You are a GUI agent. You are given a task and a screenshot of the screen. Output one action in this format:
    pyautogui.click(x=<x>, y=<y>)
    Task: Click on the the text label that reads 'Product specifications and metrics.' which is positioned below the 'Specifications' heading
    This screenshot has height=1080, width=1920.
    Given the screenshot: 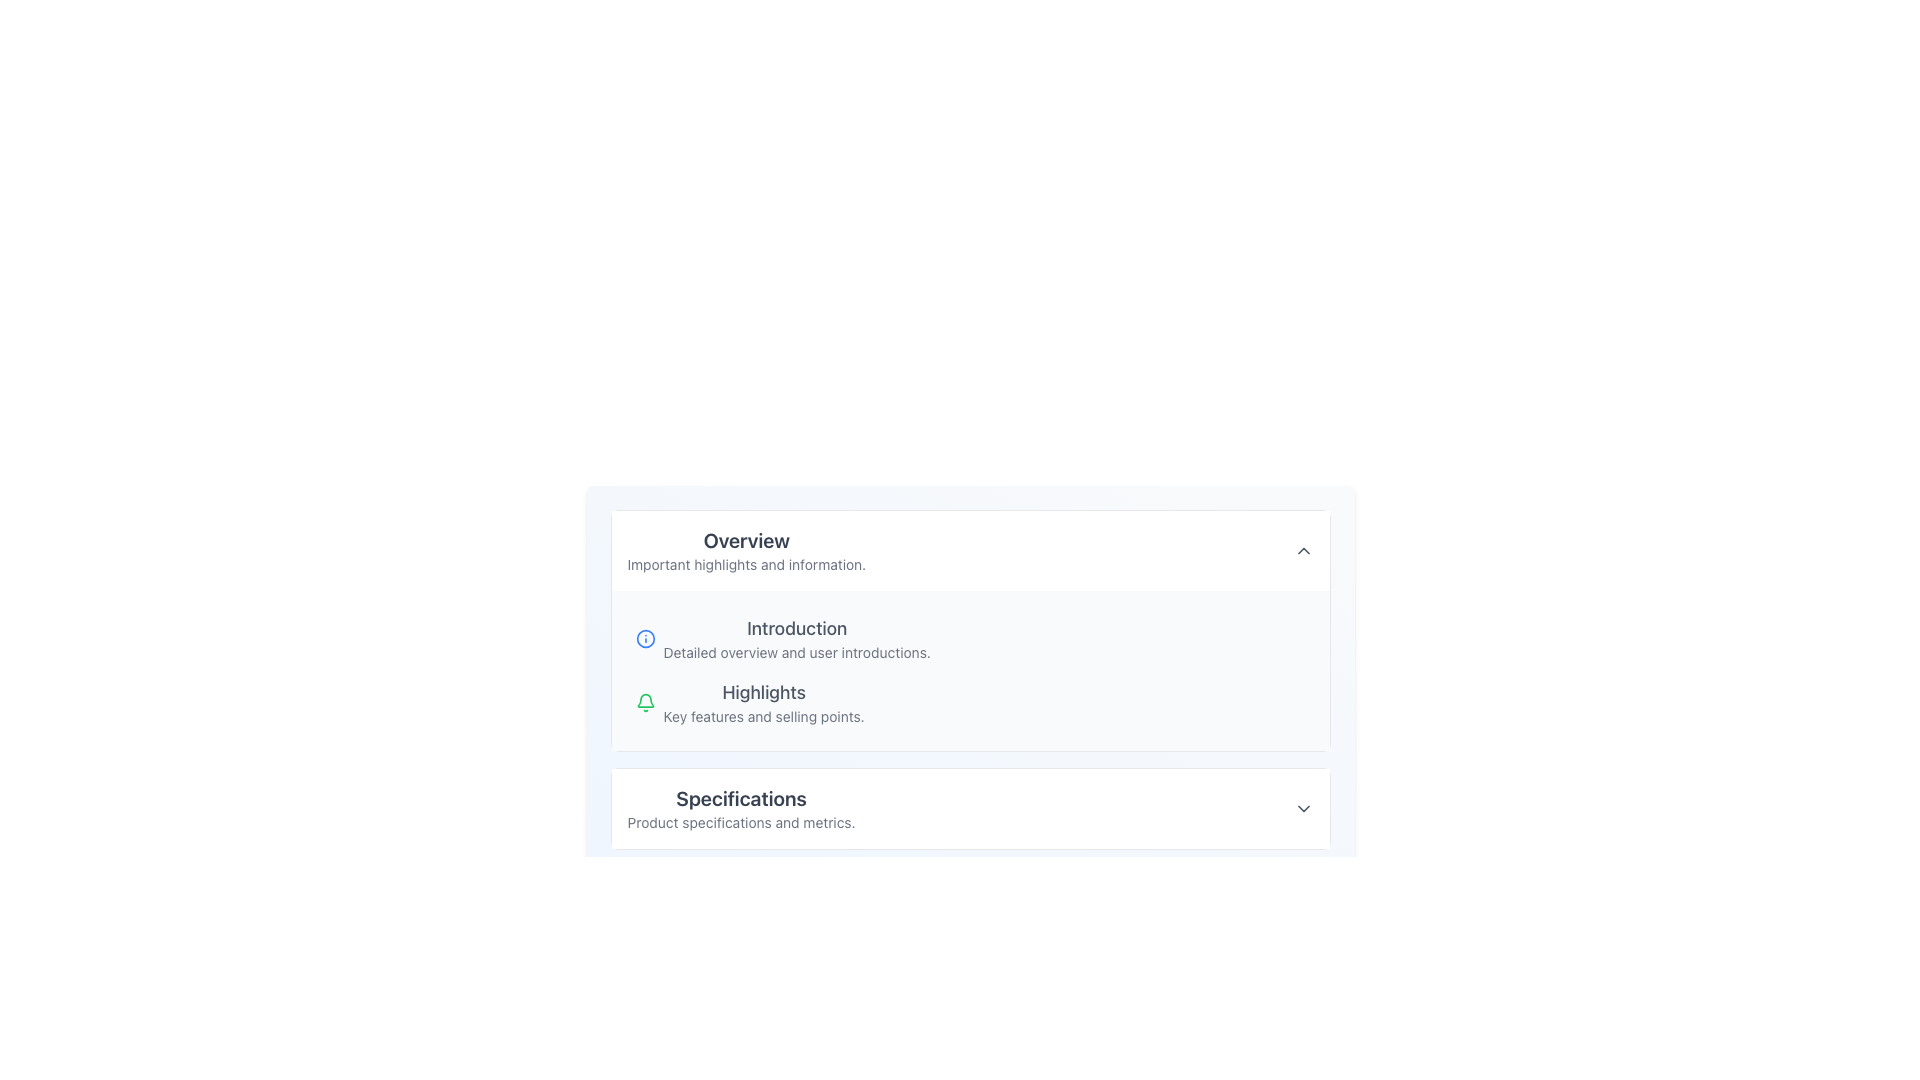 What is the action you would take?
    pyautogui.click(x=740, y=822)
    